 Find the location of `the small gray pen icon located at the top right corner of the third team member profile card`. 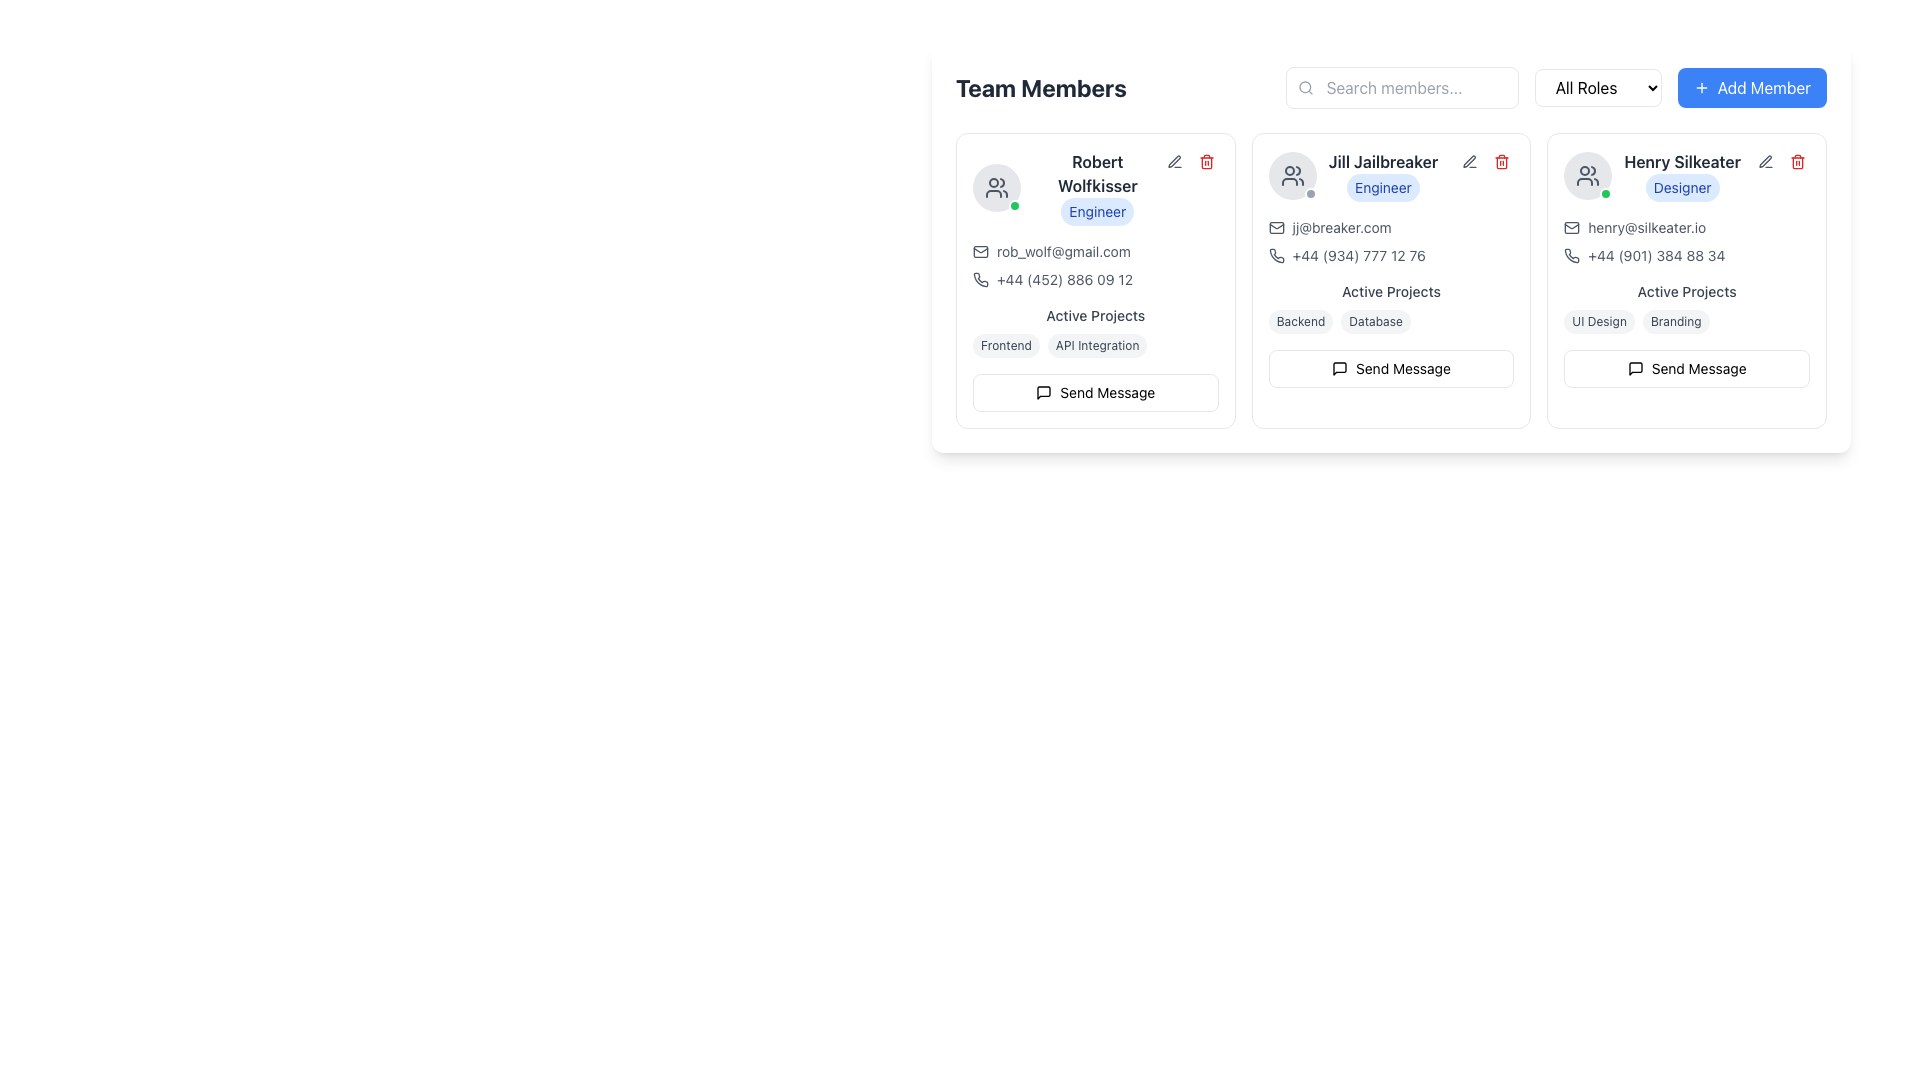

the small gray pen icon located at the top right corner of the third team member profile card is located at coordinates (1470, 161).